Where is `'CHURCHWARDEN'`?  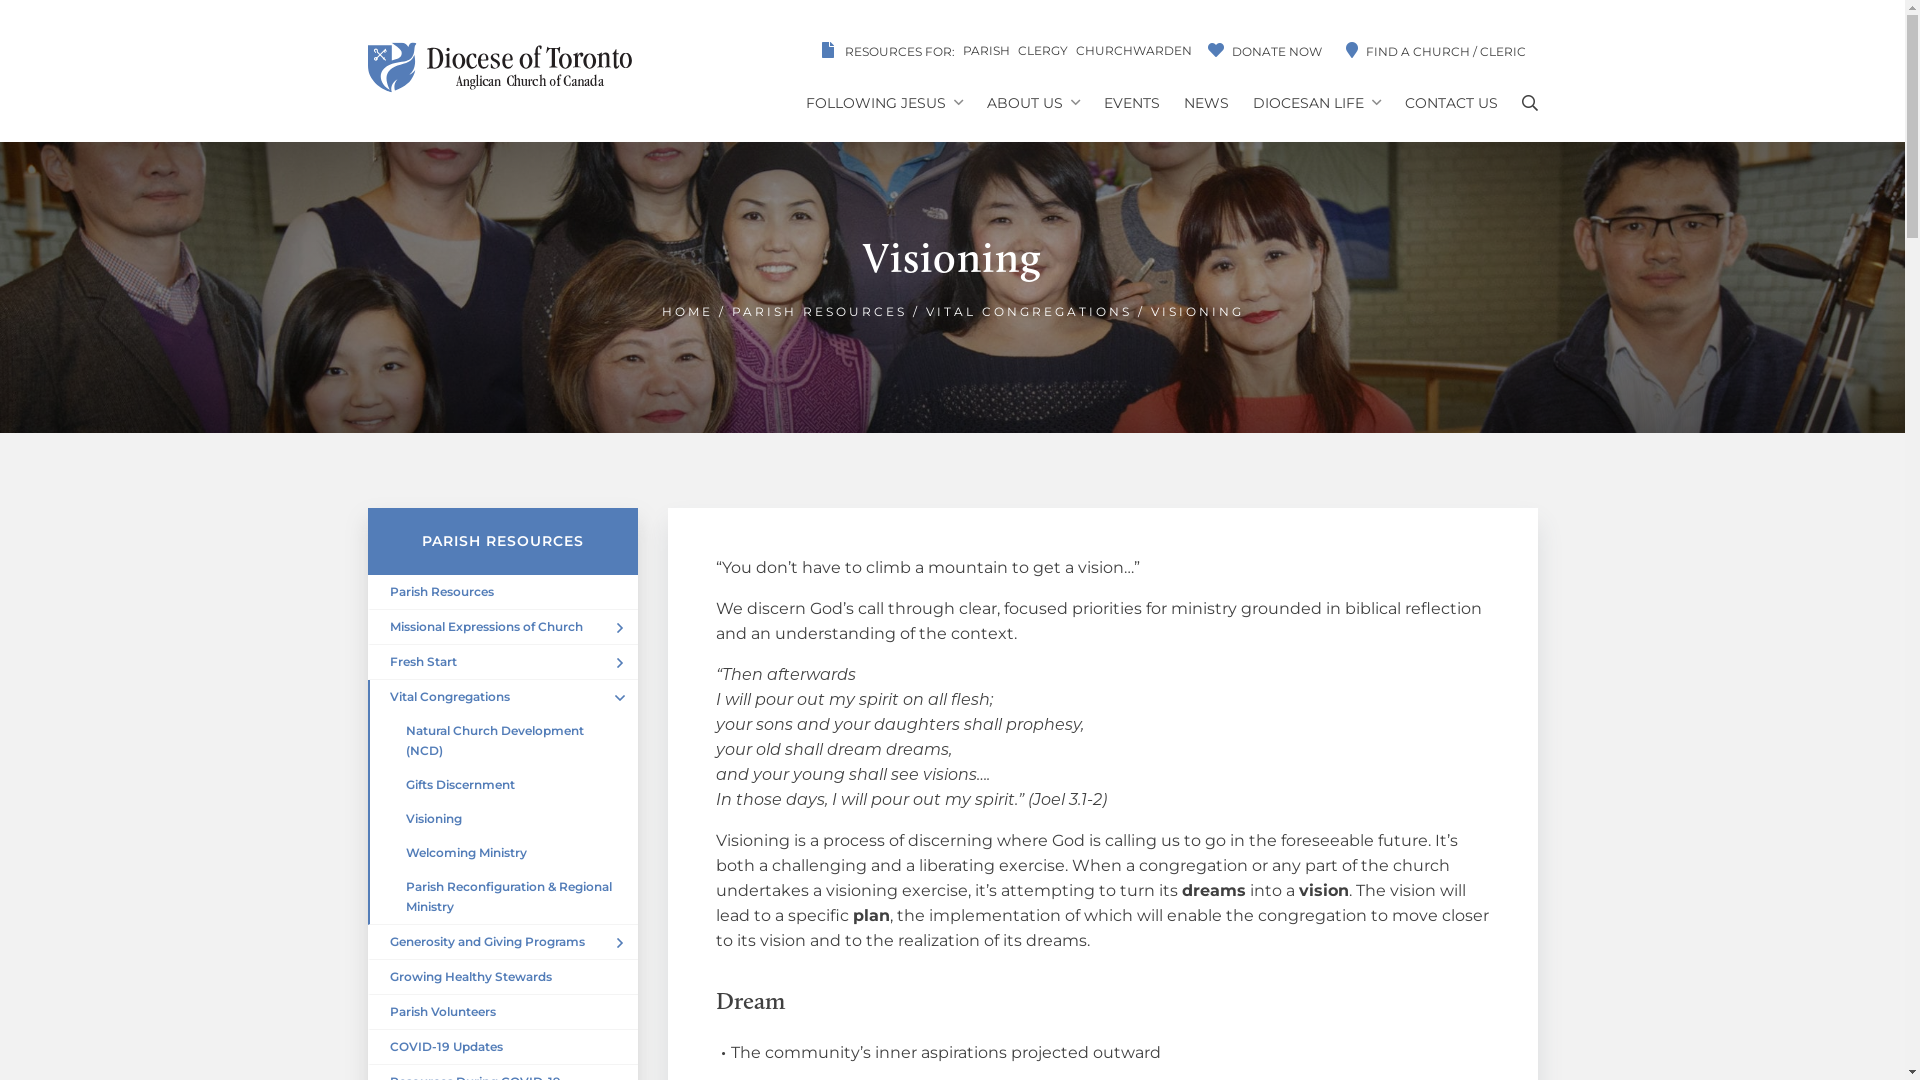
'CHURCHWARDEN' is located at coordinates (1133, 49).